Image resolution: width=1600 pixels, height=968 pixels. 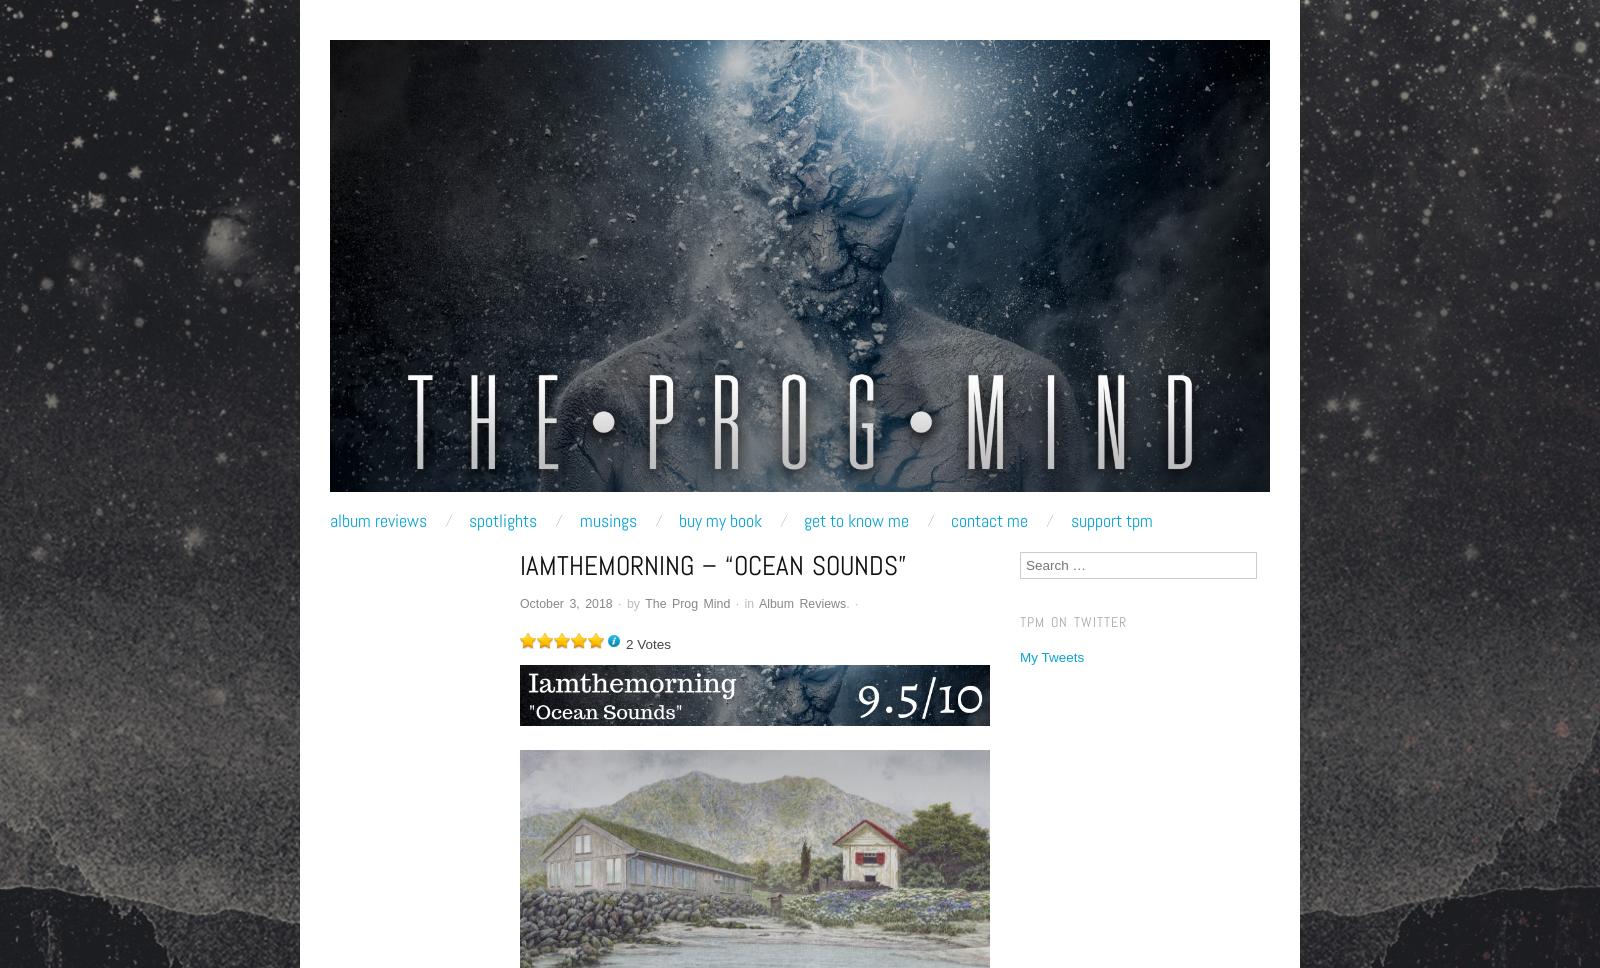 What do you see at coordinates (748, 602) in the screenshot?
I see `'in'` at bounding box center [748, 602].